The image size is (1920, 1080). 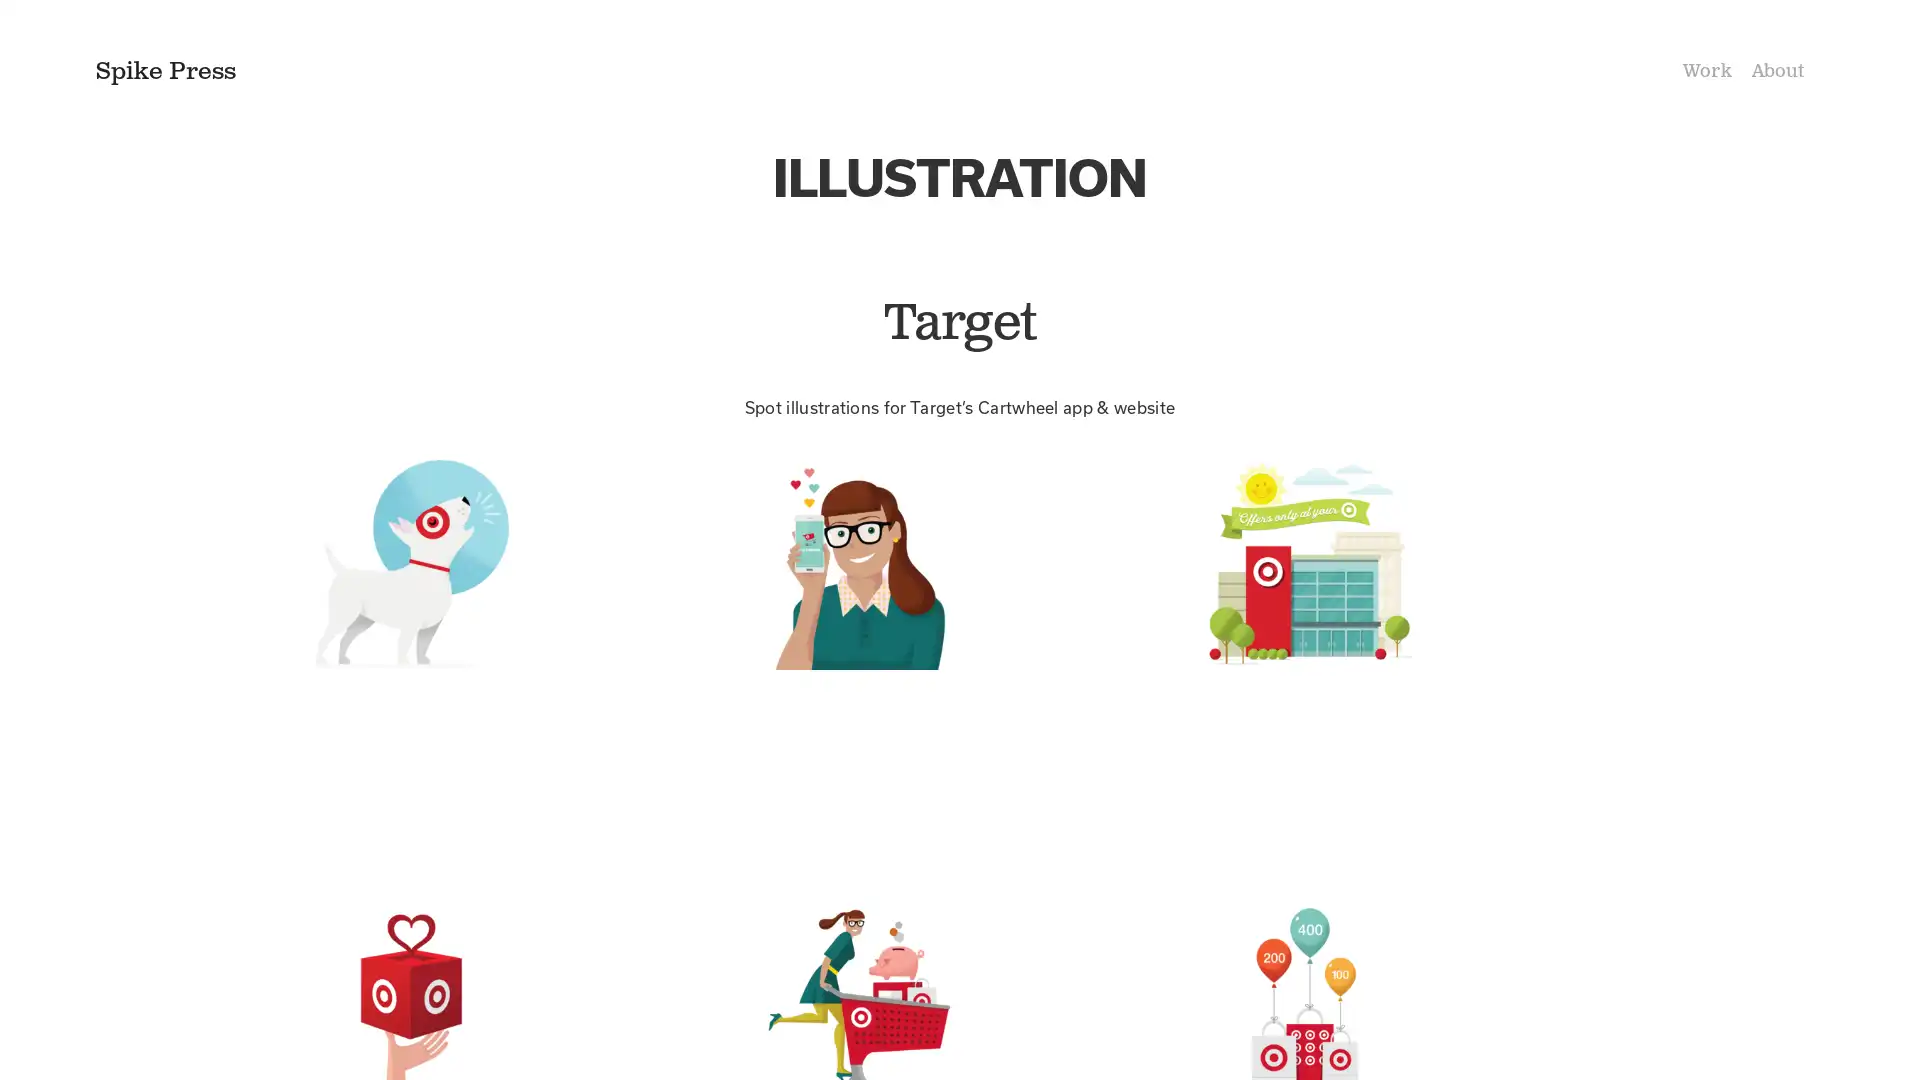 I want to click on View fullsize 01.png, so click(x=510, y=660).